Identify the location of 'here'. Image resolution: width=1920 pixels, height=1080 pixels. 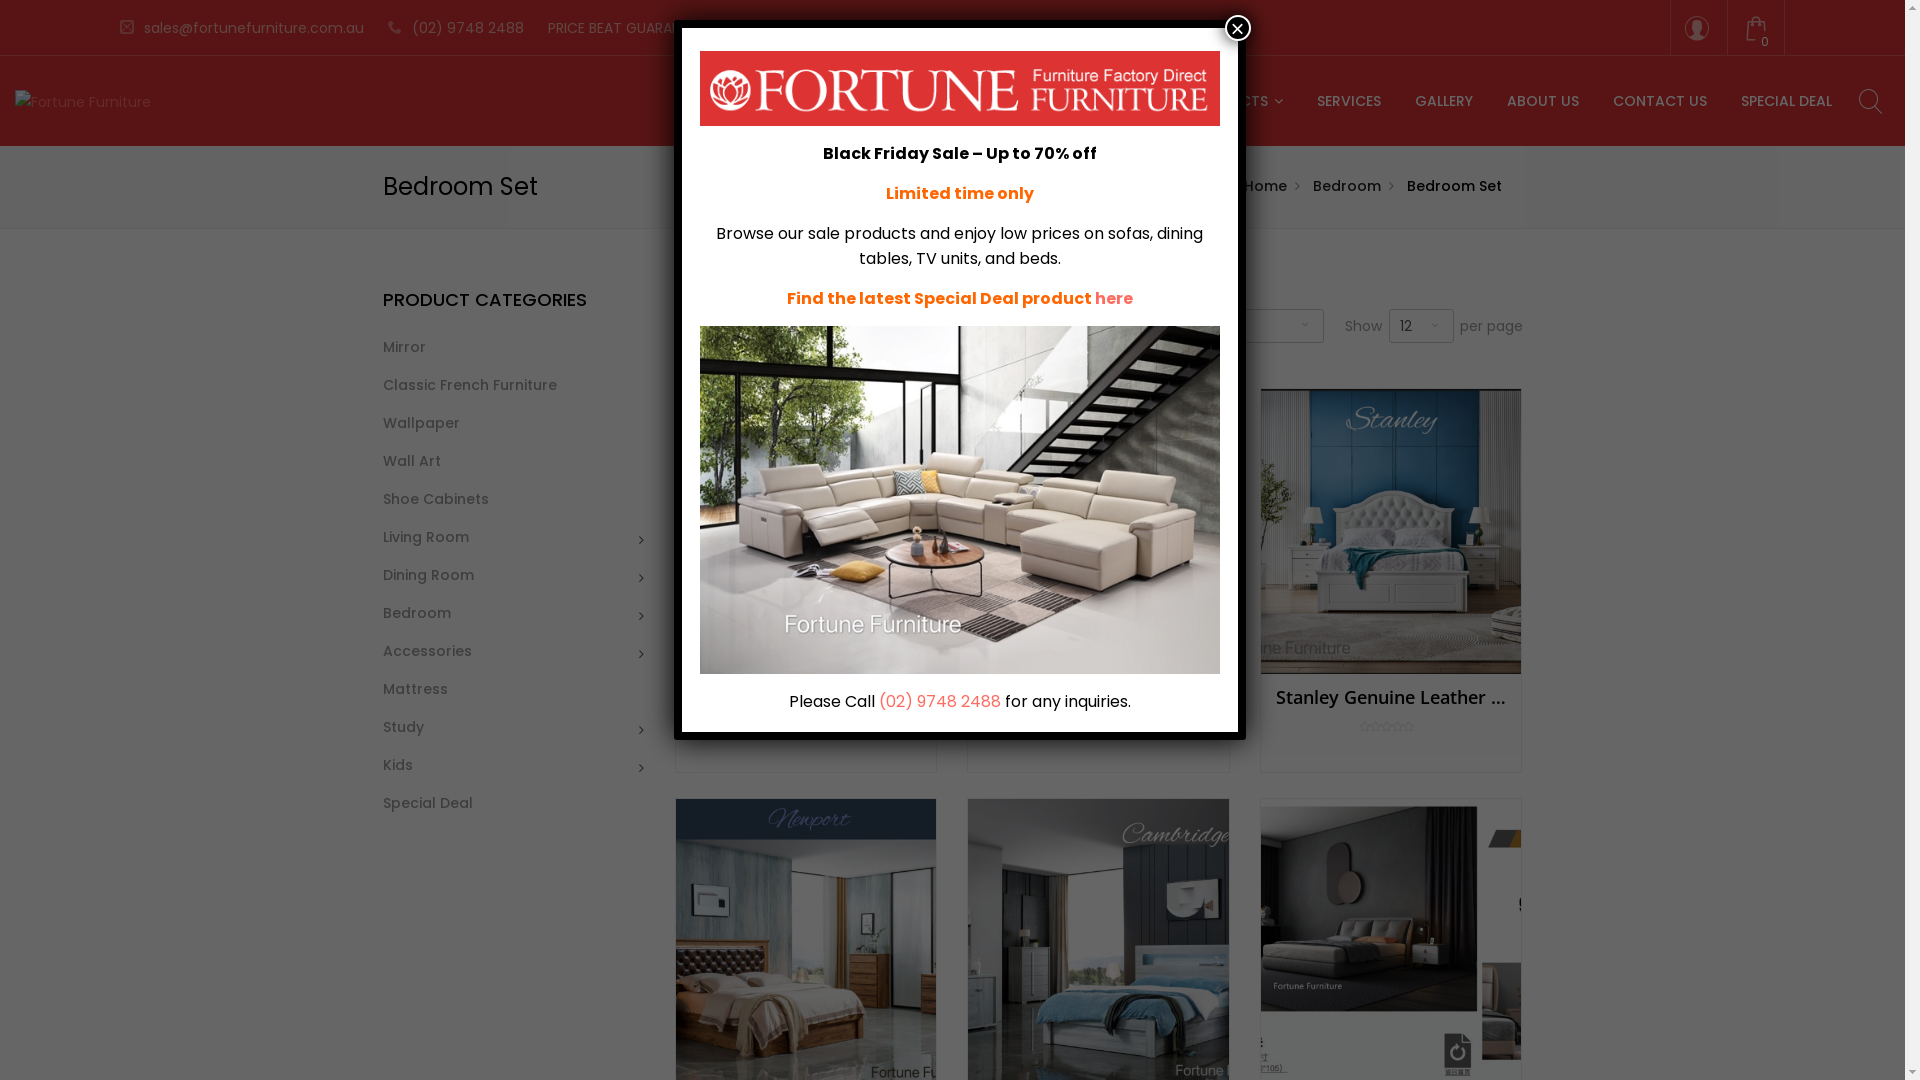
(1112, 298).